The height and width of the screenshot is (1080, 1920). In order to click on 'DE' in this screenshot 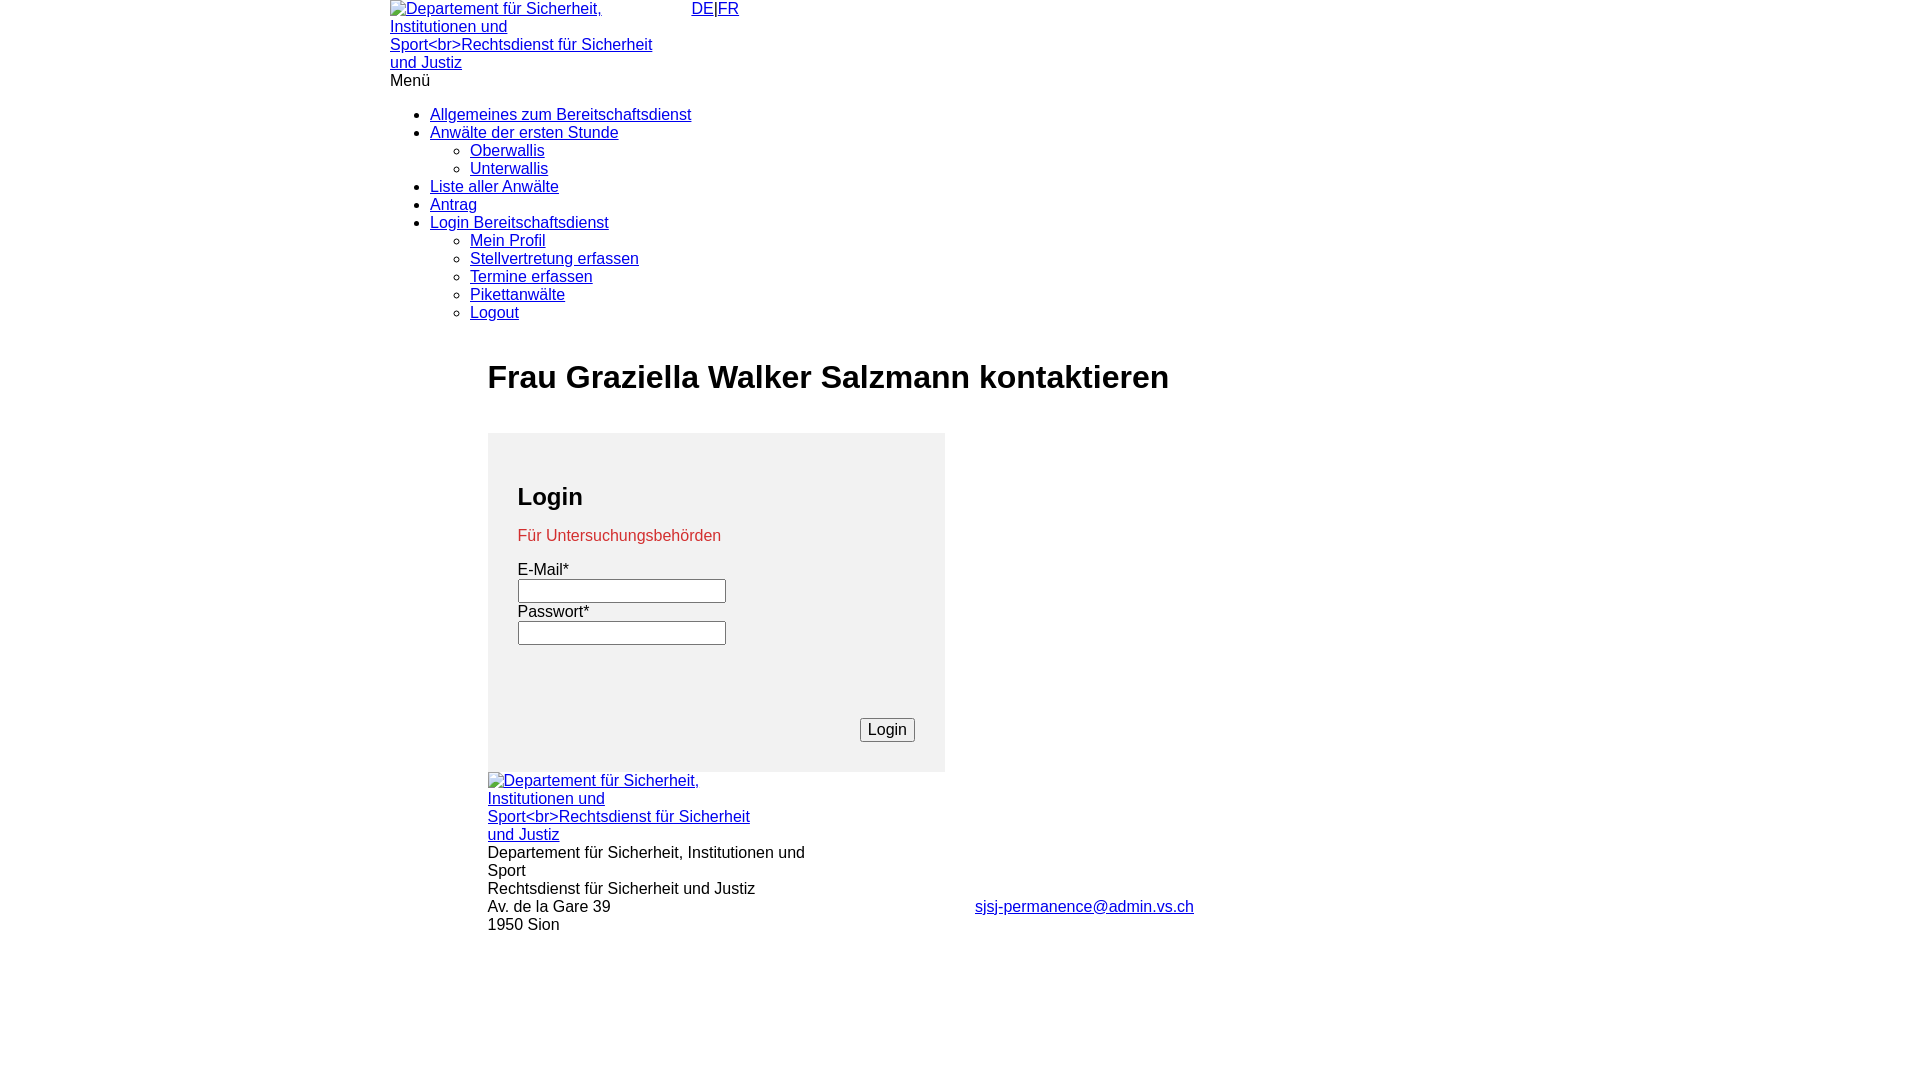, I will do `click(691, 8)`.